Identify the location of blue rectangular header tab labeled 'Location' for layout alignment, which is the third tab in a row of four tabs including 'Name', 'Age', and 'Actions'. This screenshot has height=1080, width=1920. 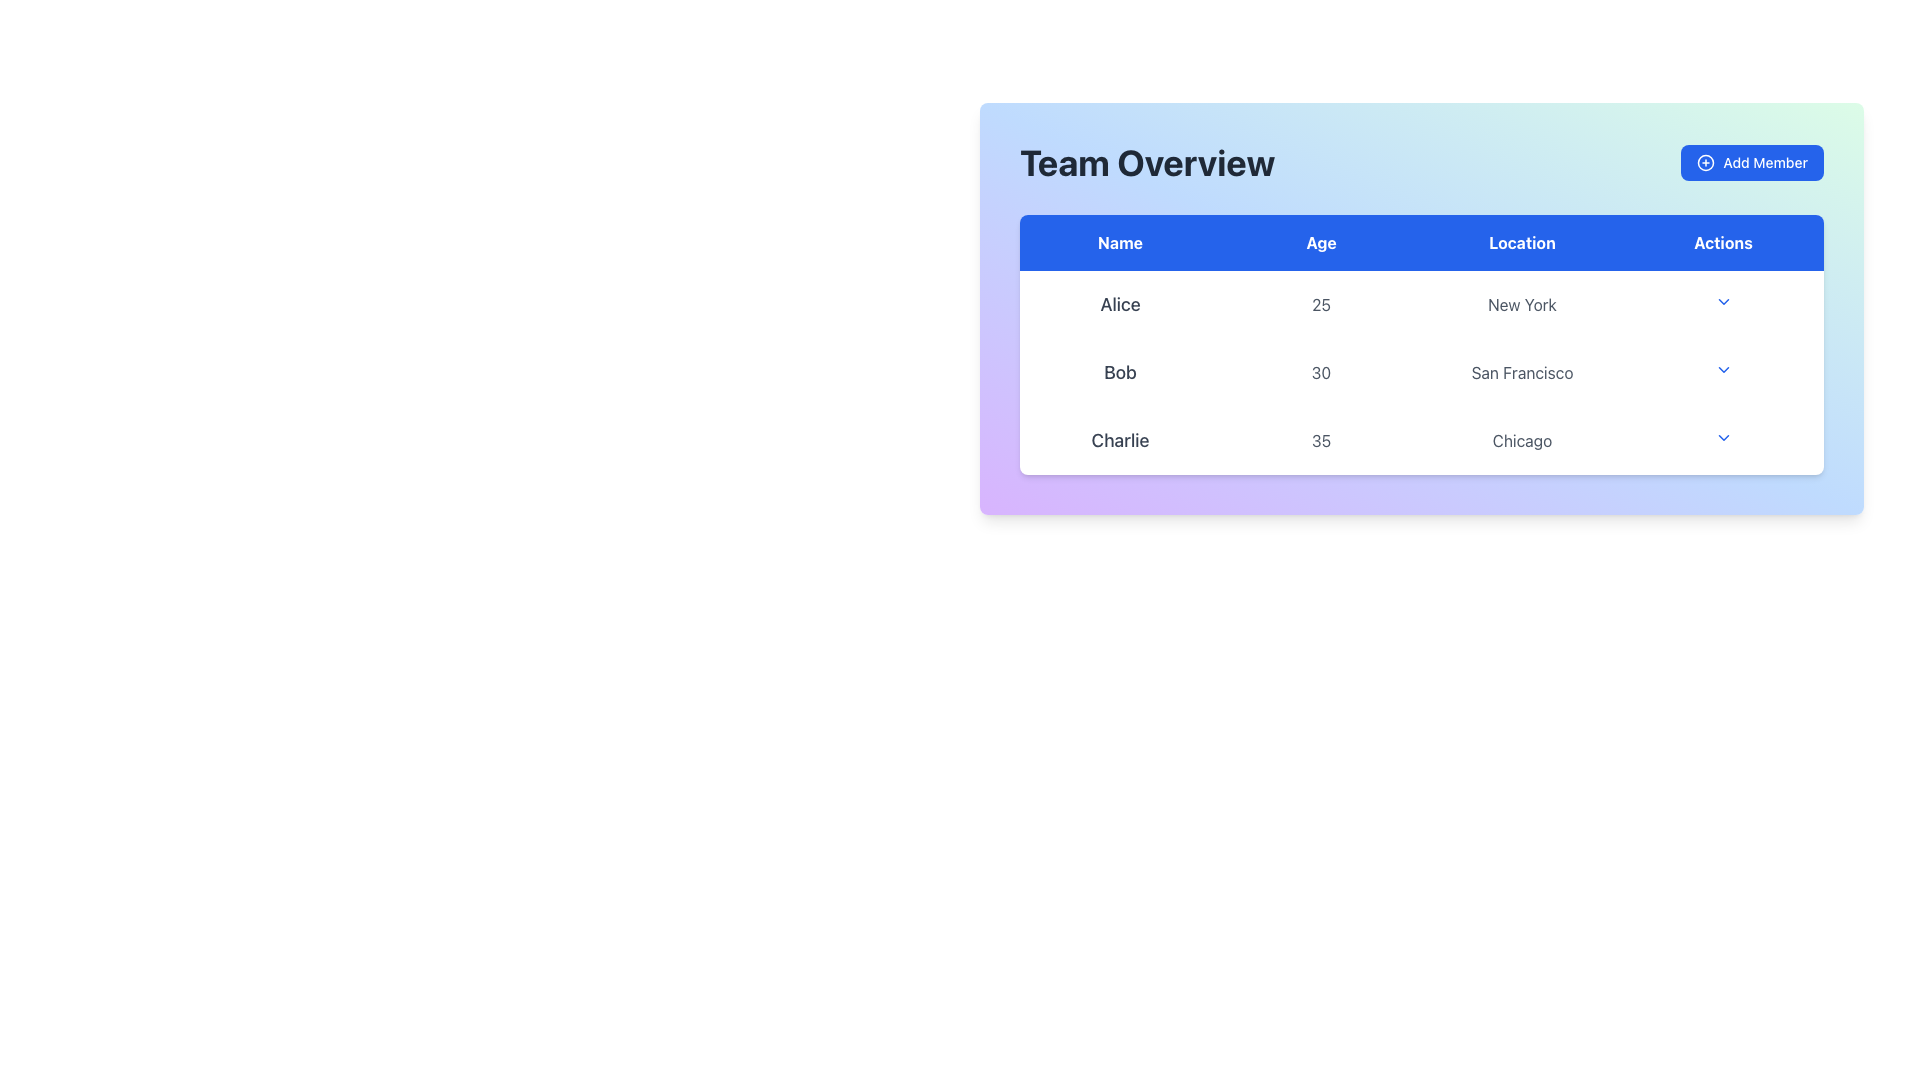
(1521, 242).